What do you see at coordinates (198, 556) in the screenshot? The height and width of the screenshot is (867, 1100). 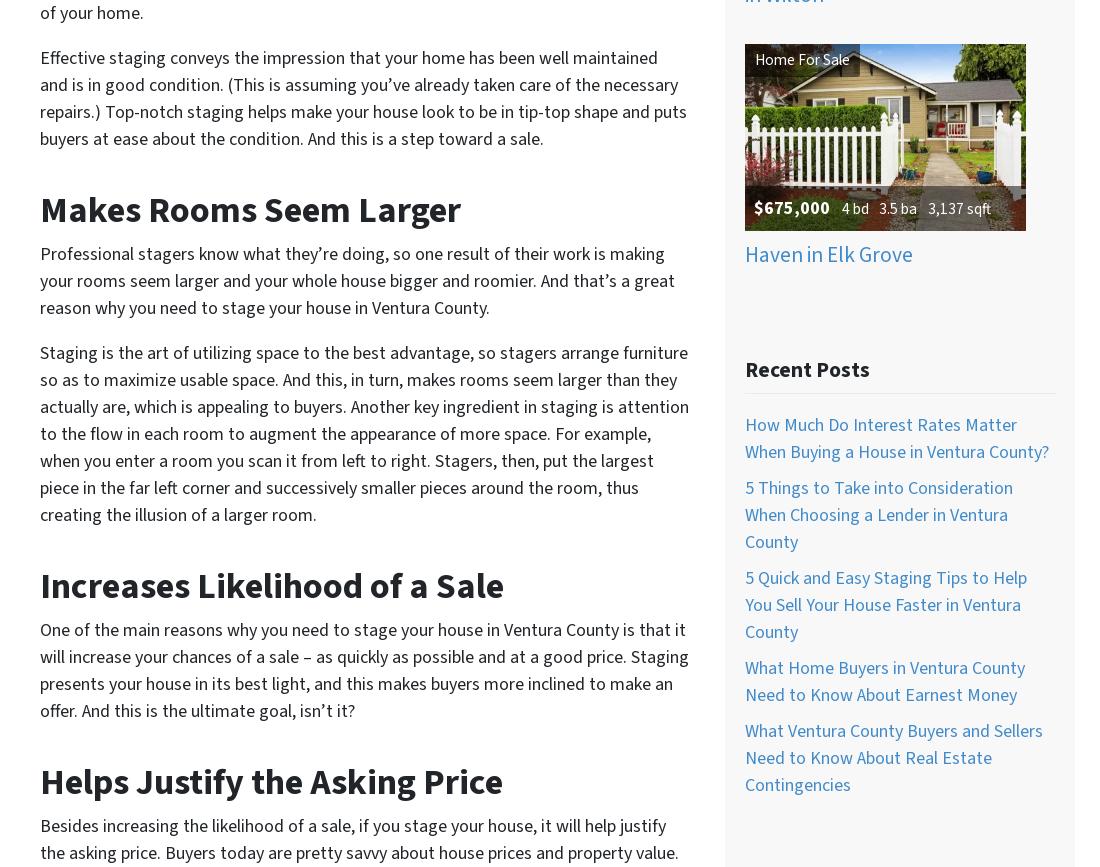 I see `'Real Estate Agents In Santa Barbara, California'` at bounding box center [198, 556].